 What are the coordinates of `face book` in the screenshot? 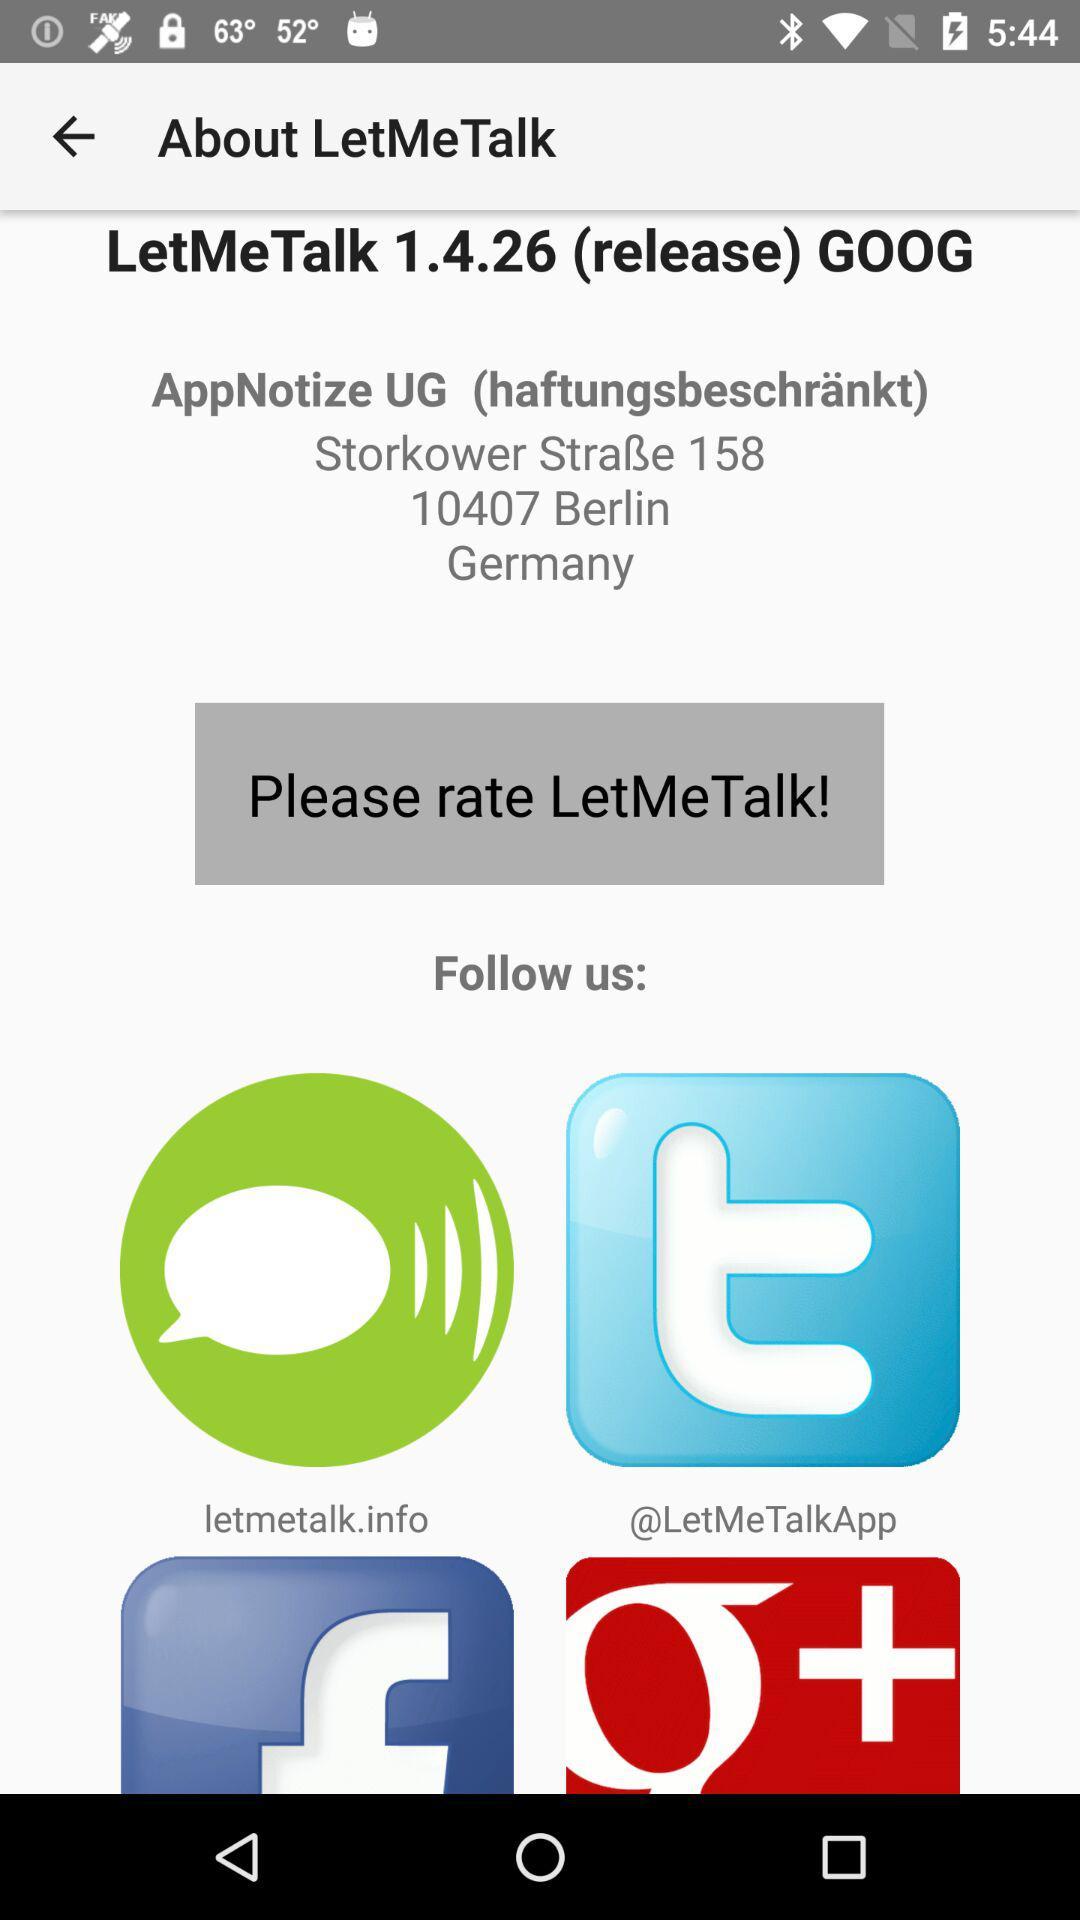 It's located at (315, 1674).